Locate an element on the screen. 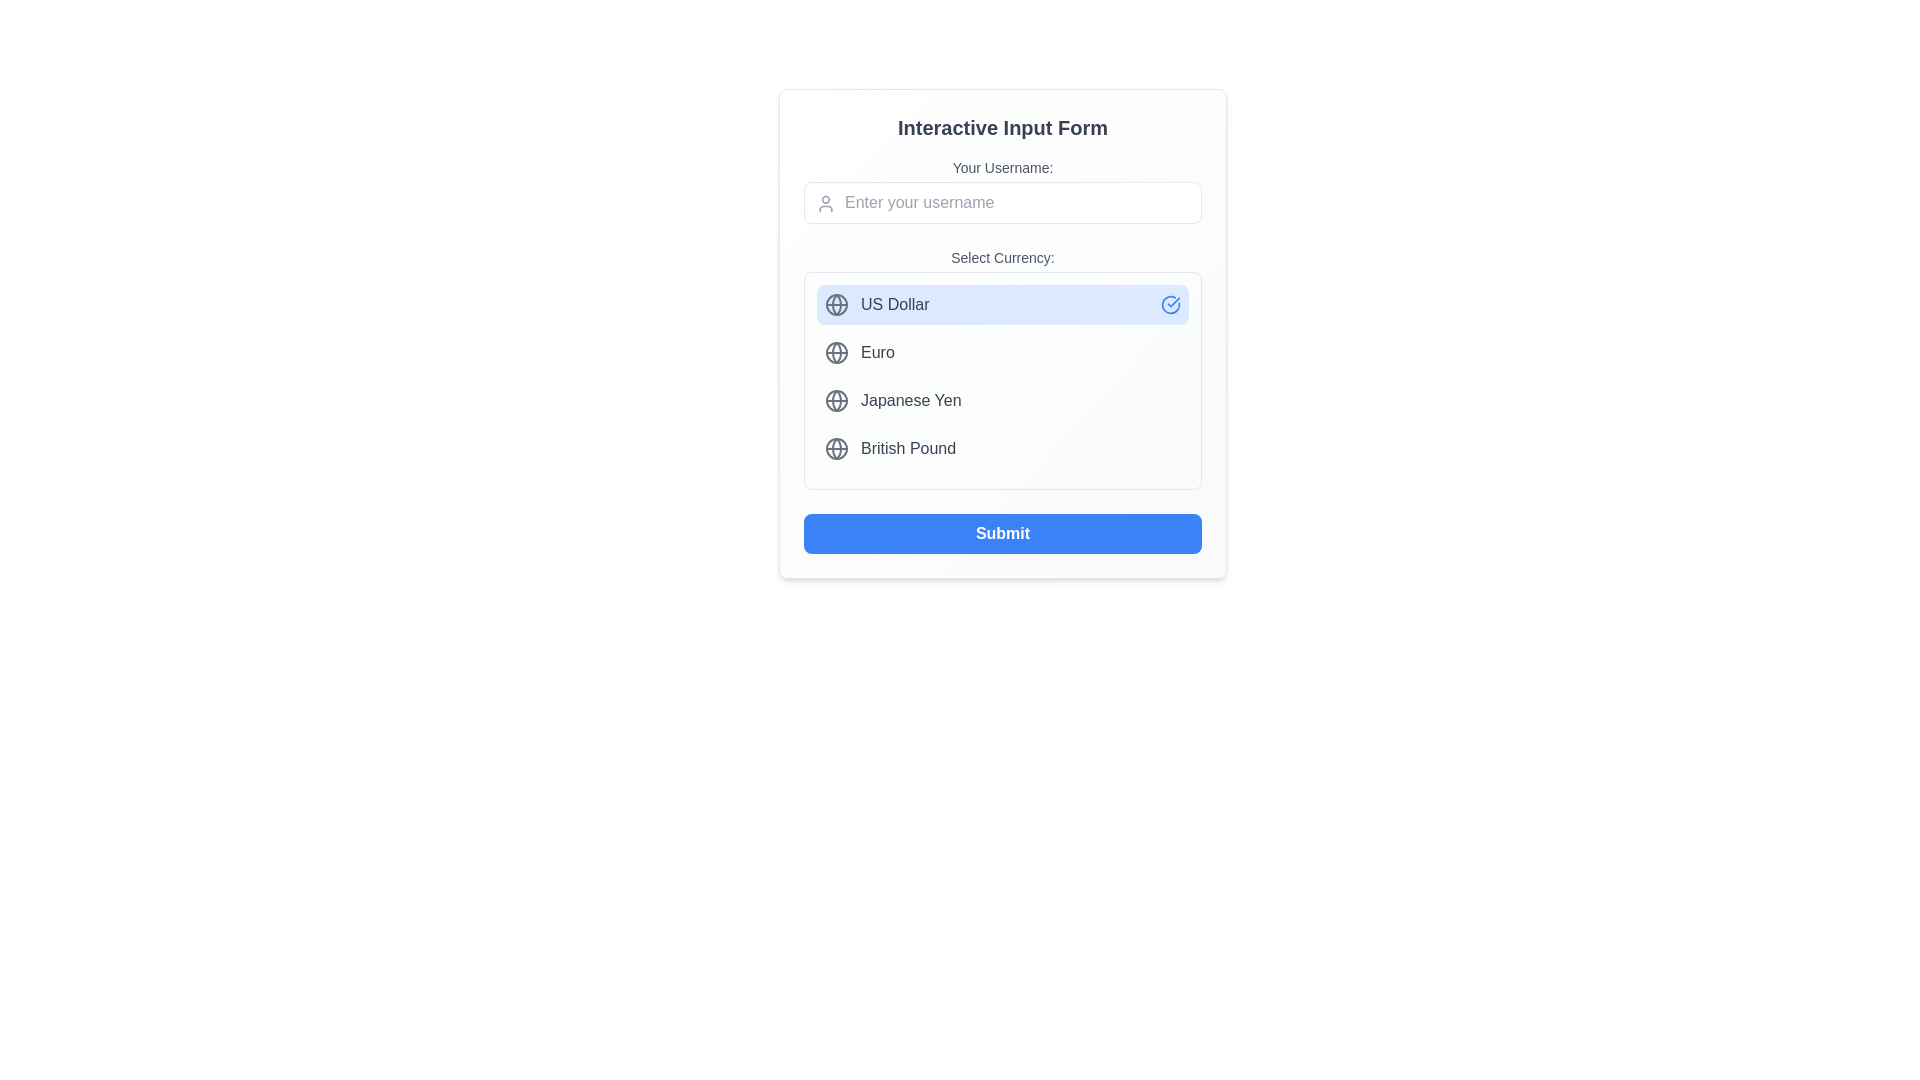 The height and width of the screenshot is (1080, 1920). the selectable list item labeled 'British Pound' is located at coordinates (1003, 447).